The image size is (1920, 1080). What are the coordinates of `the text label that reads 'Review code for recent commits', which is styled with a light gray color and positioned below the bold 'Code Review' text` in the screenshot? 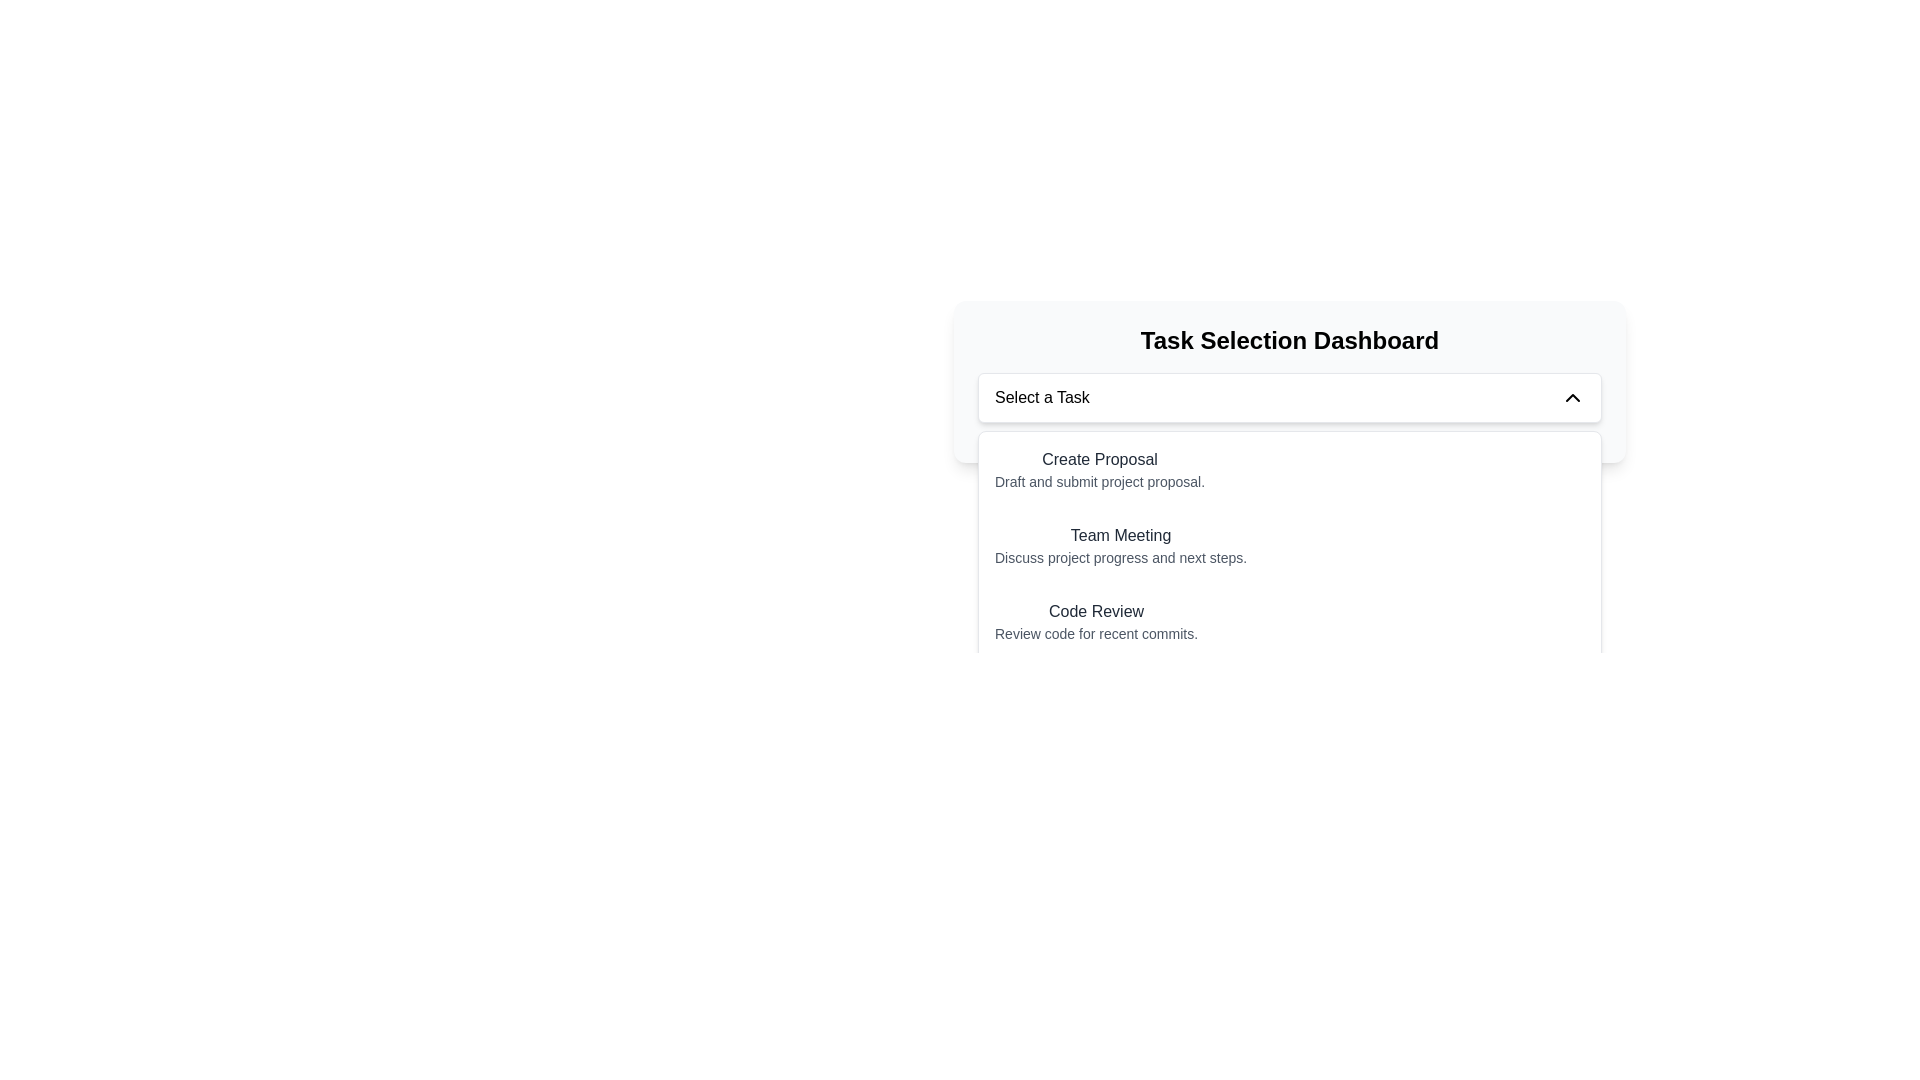 It's located at (1095, 633).